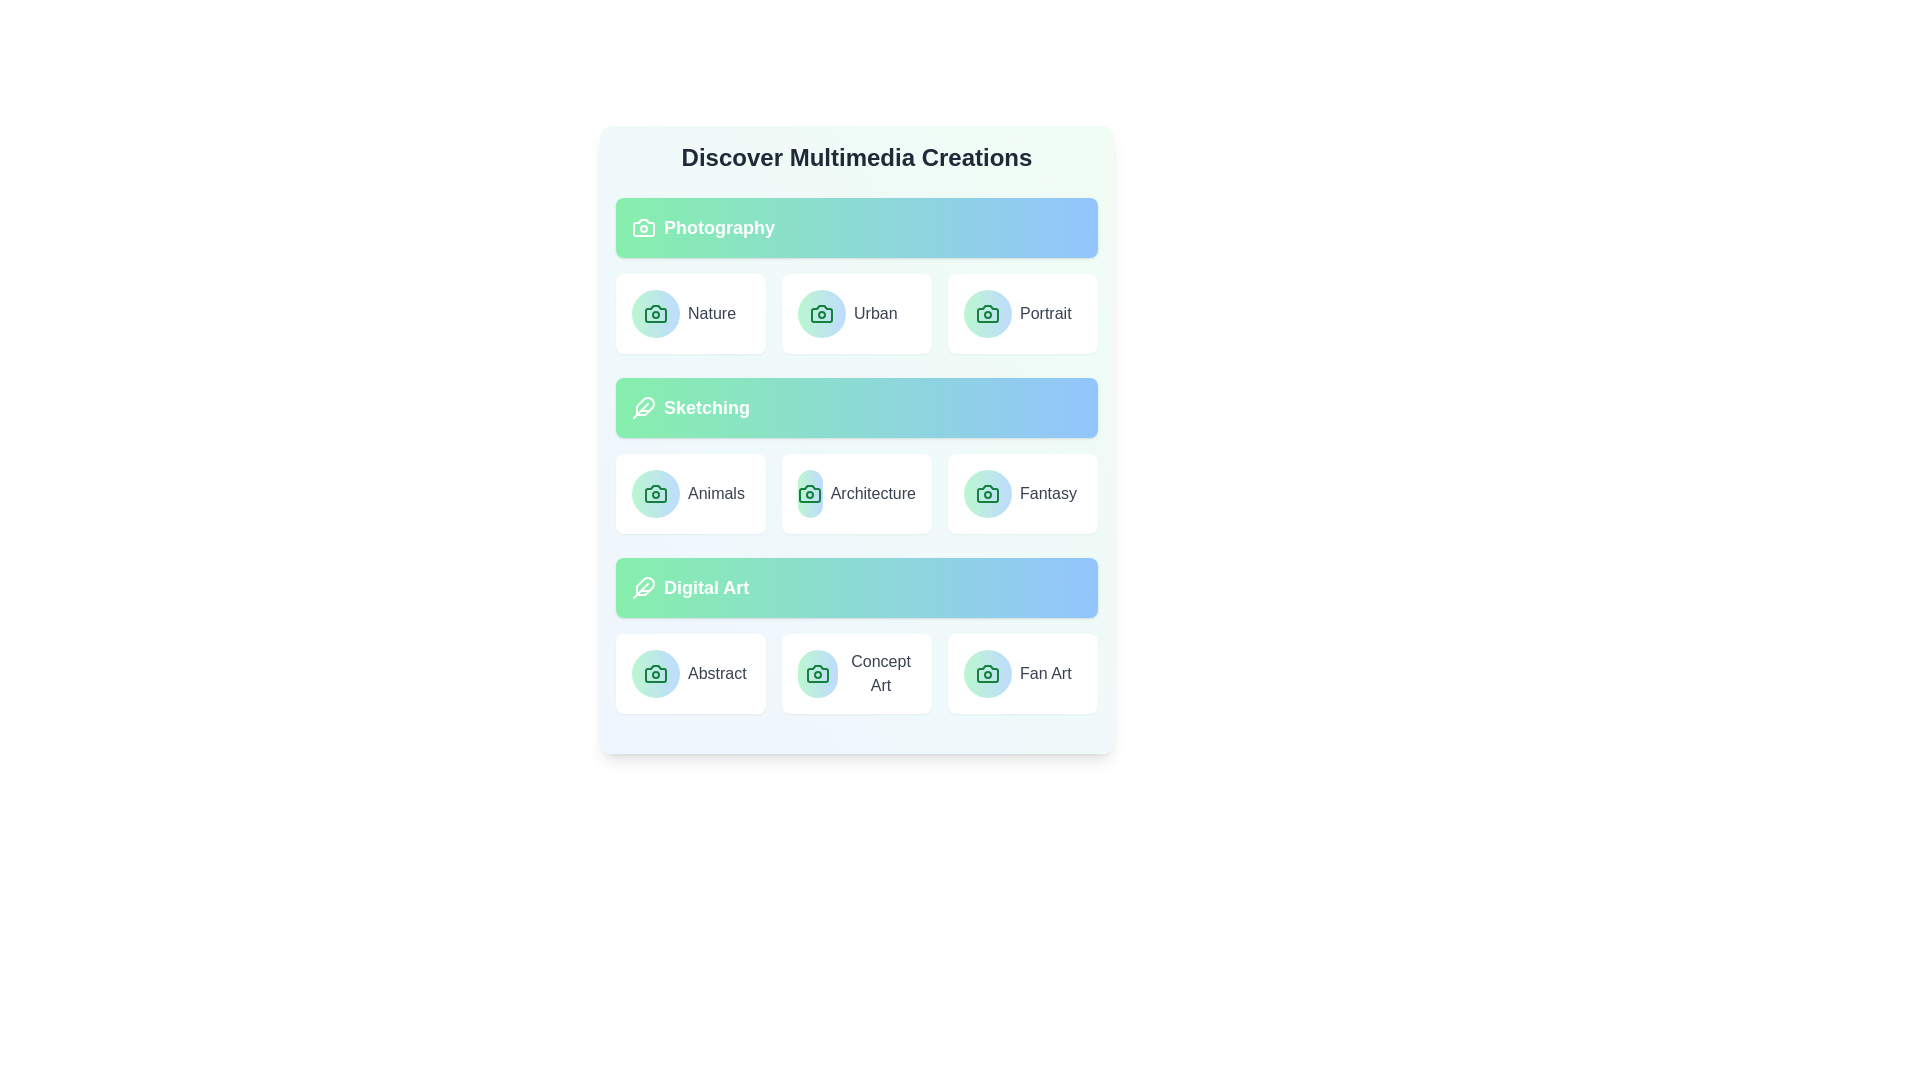  I want to click on the icon associated with the Urban category, so click(821, 313).